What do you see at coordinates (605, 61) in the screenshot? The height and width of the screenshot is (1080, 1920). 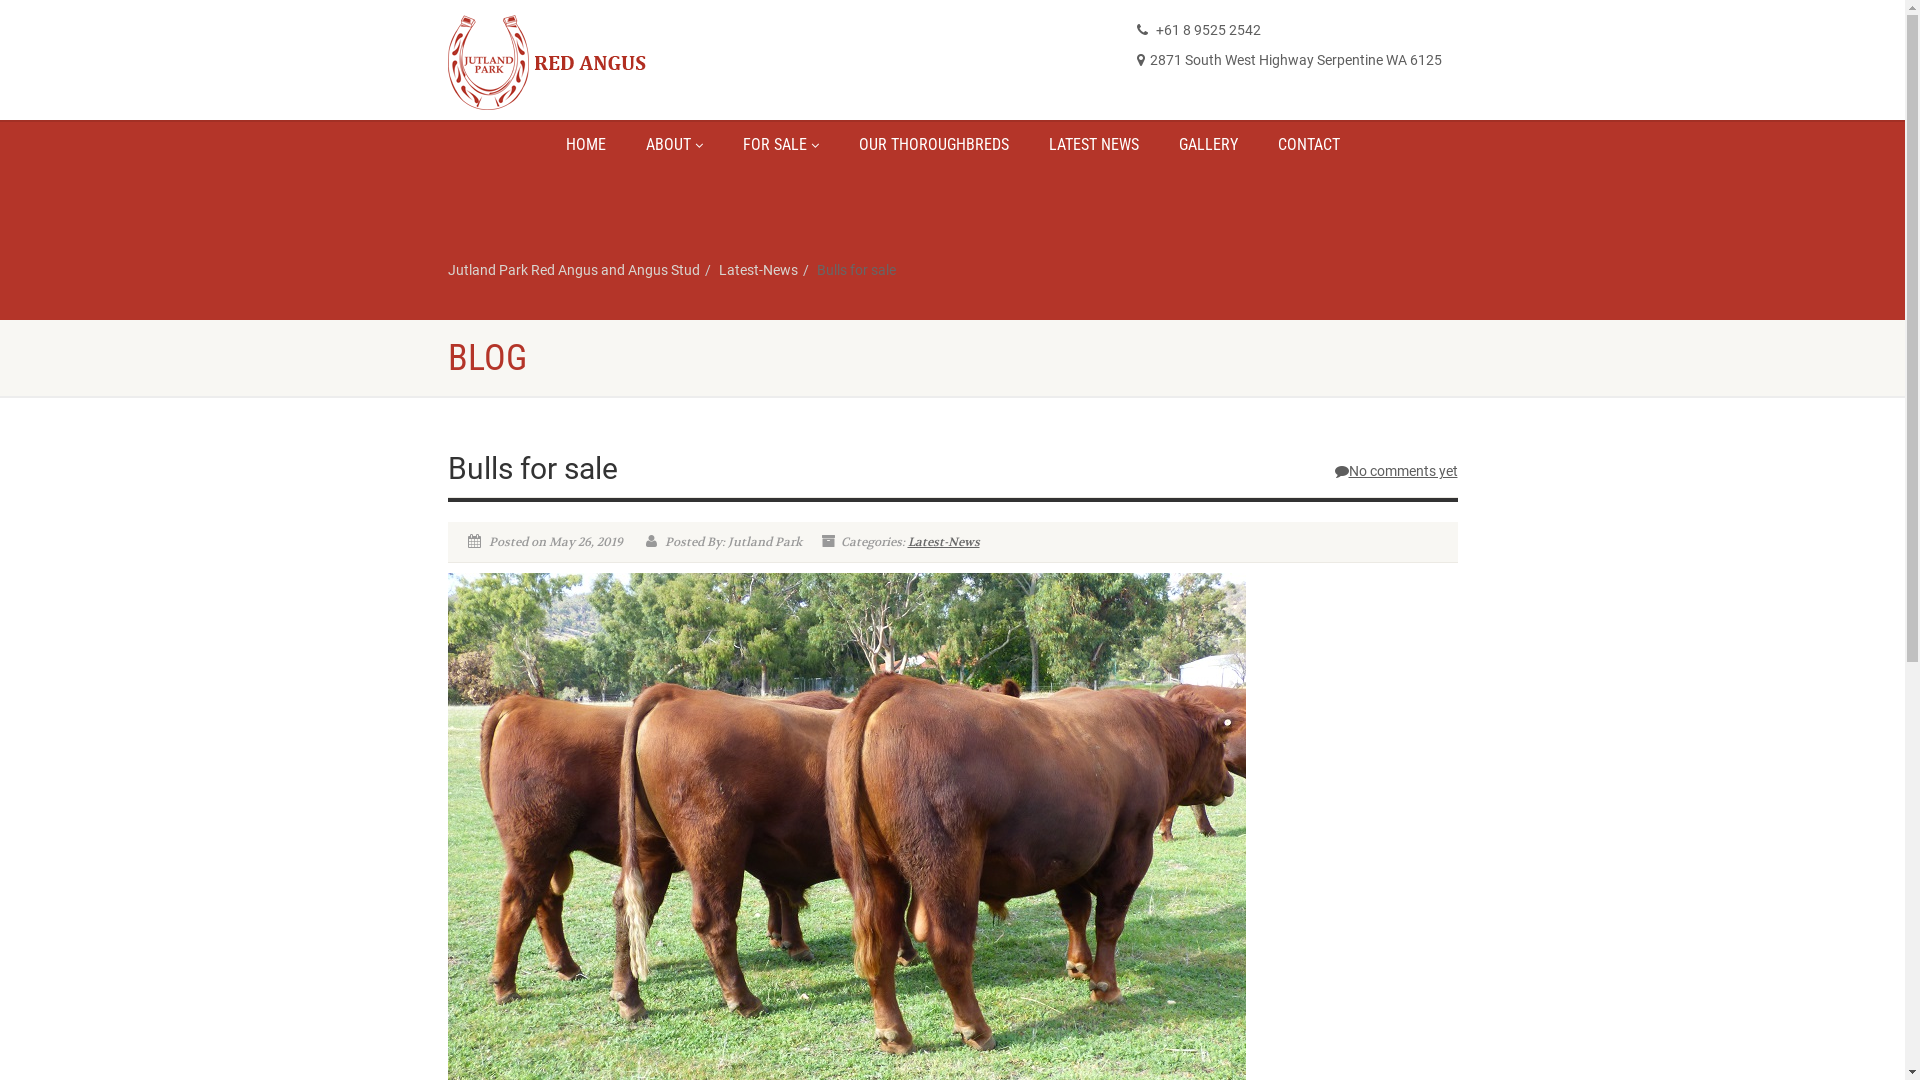 I see `'Logo'` at bounding box center [605, 61].